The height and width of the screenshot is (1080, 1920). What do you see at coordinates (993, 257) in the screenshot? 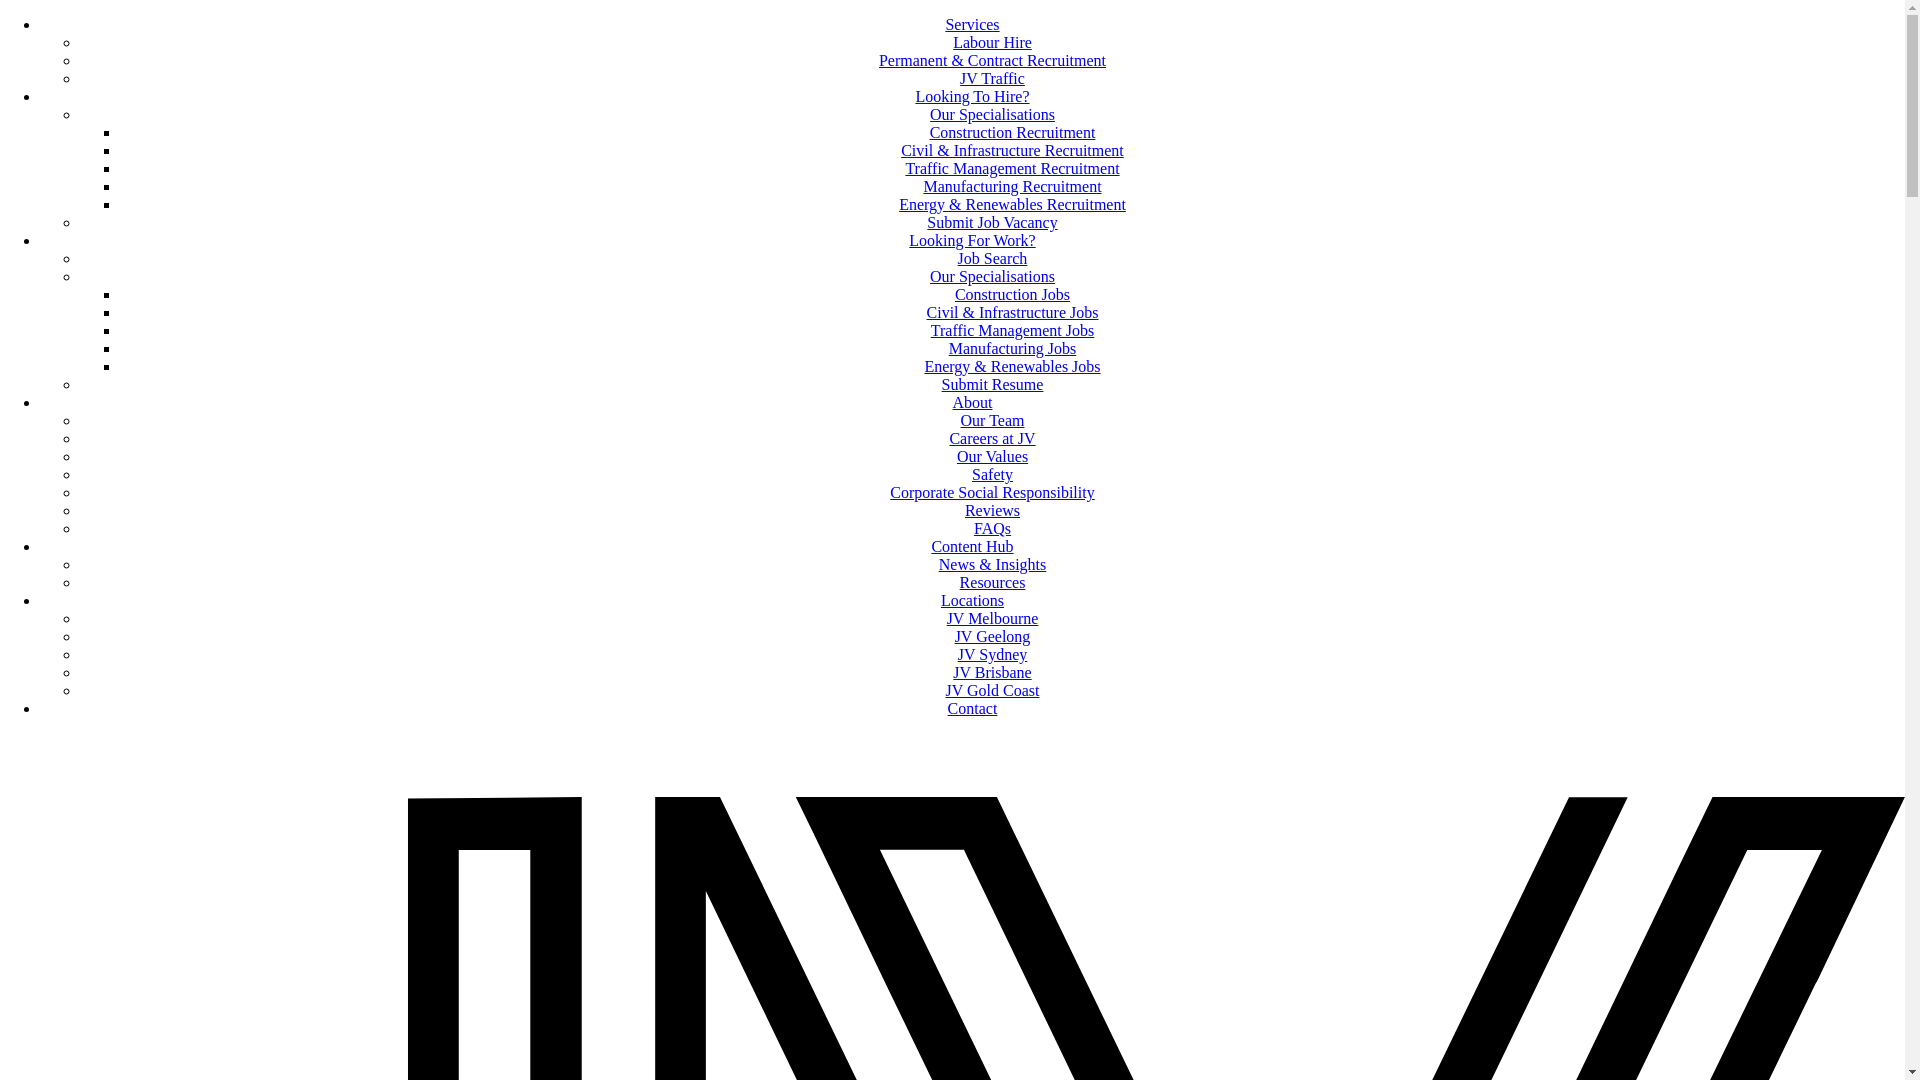
I see `'Job Search'` at bounding box center [993, 257].